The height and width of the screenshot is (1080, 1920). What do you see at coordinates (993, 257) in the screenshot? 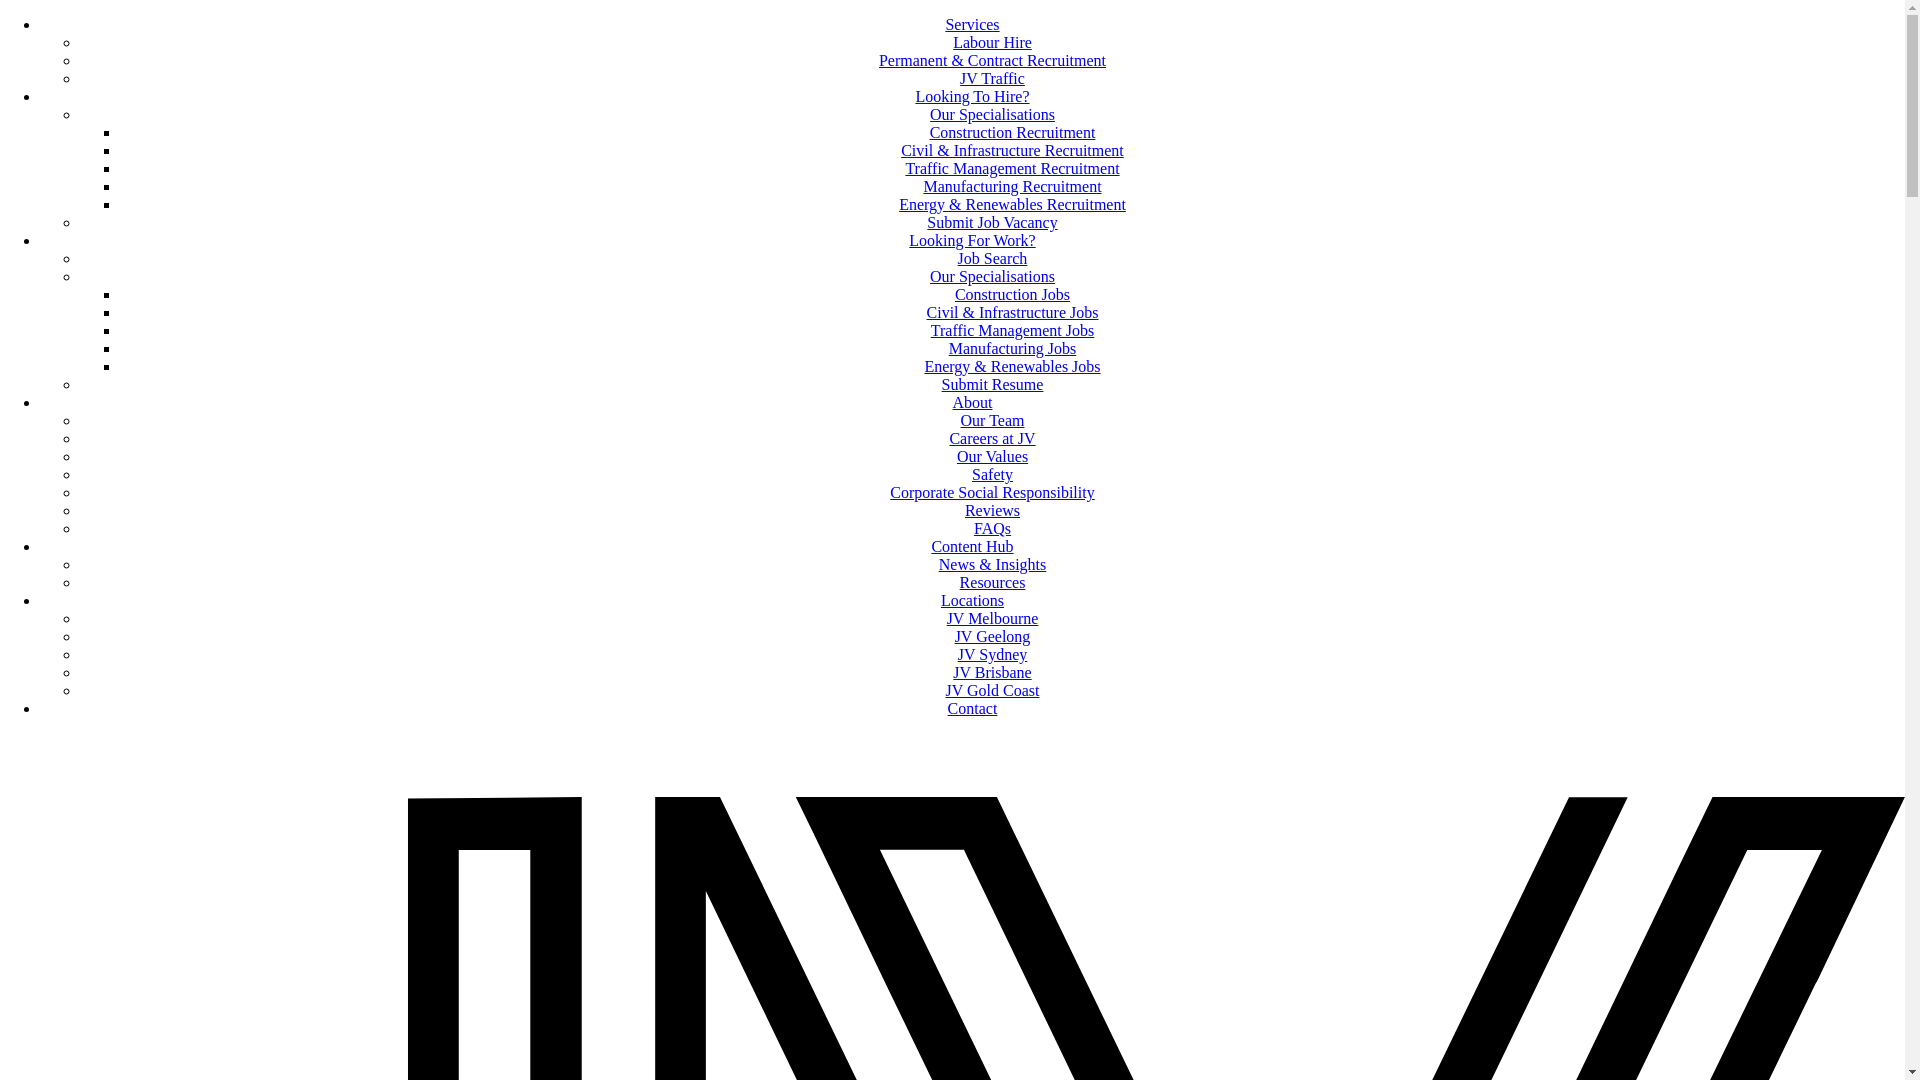
I see `'Job Search'` at bounding box center [993, 257].